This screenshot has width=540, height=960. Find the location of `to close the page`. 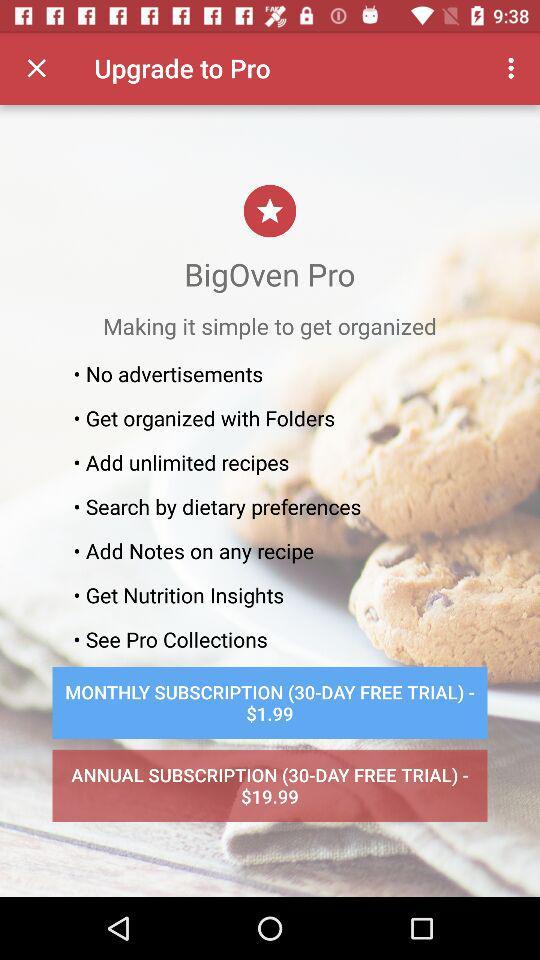

to close the page is located at coordinates (36, 68).